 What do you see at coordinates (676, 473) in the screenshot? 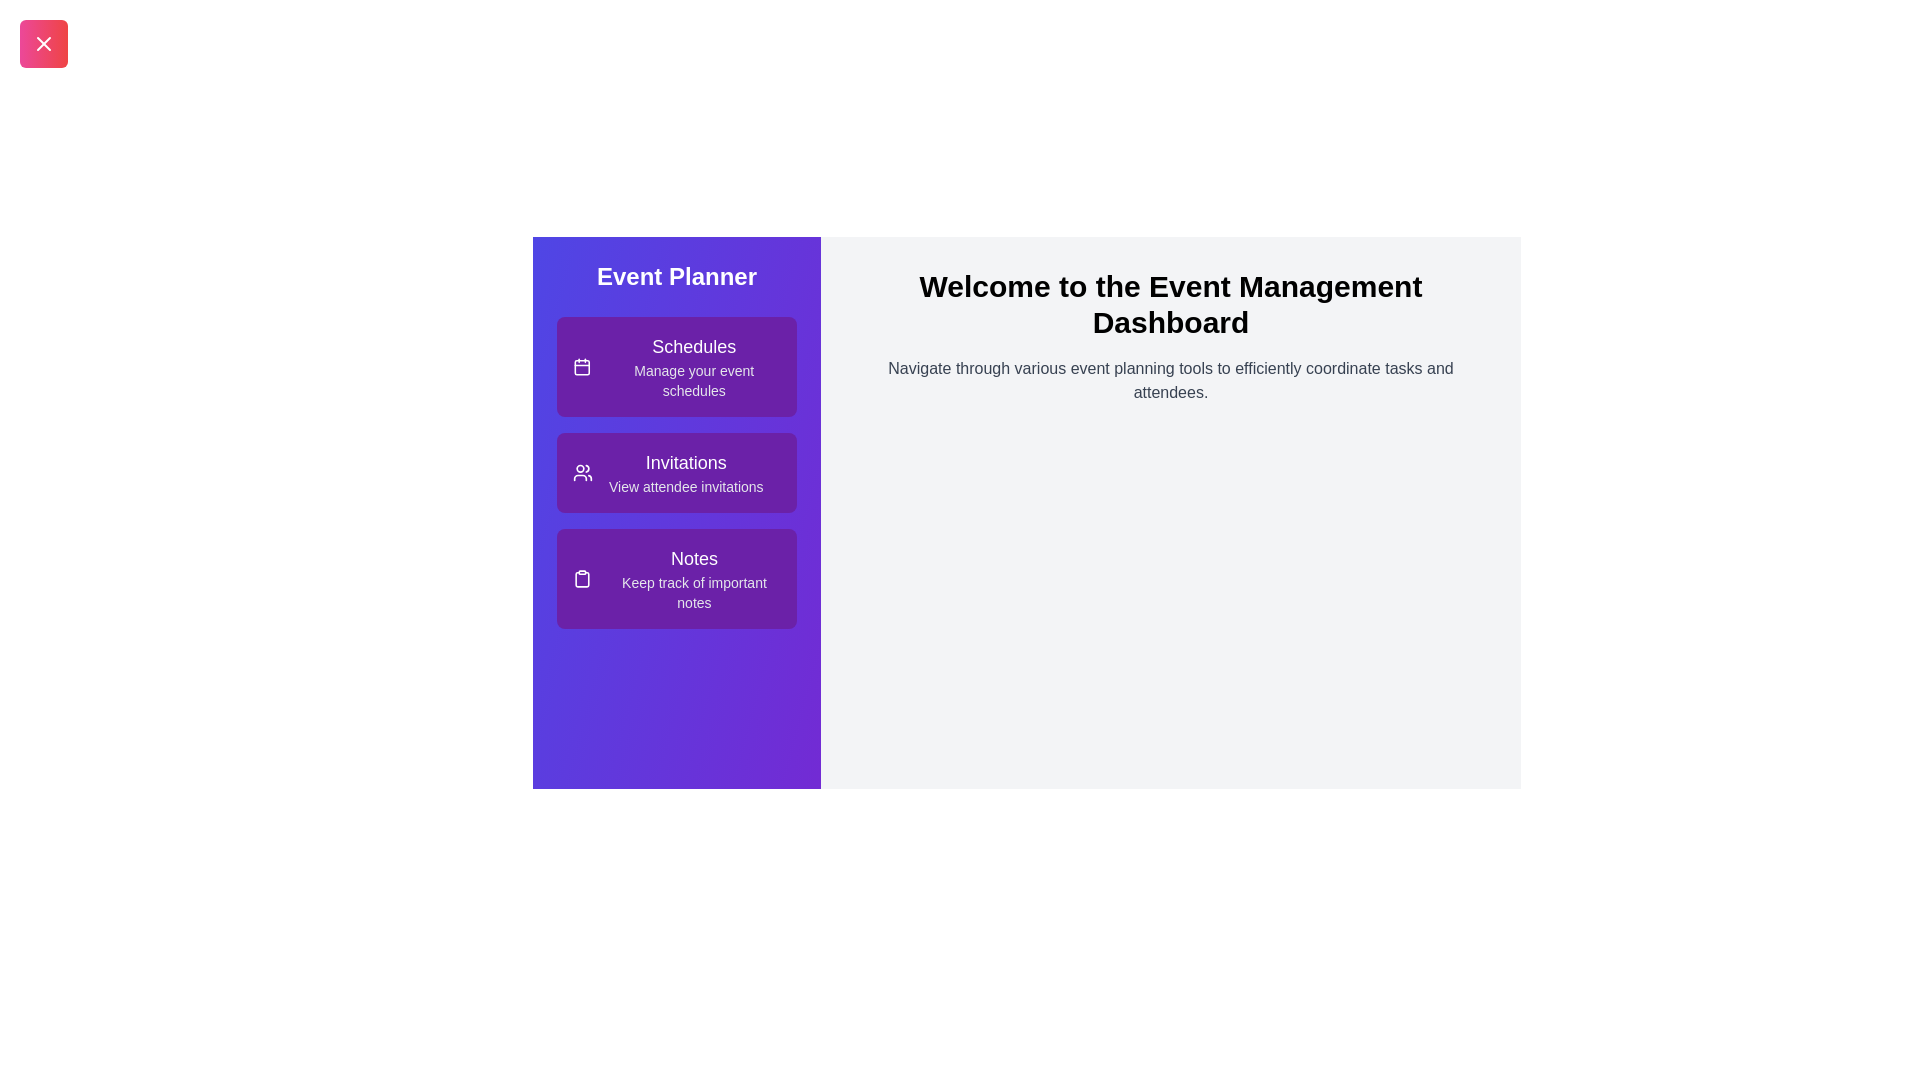
I see `the 'Invitations' item in the Event Planner Drawer` at bounding box center [676, 473].